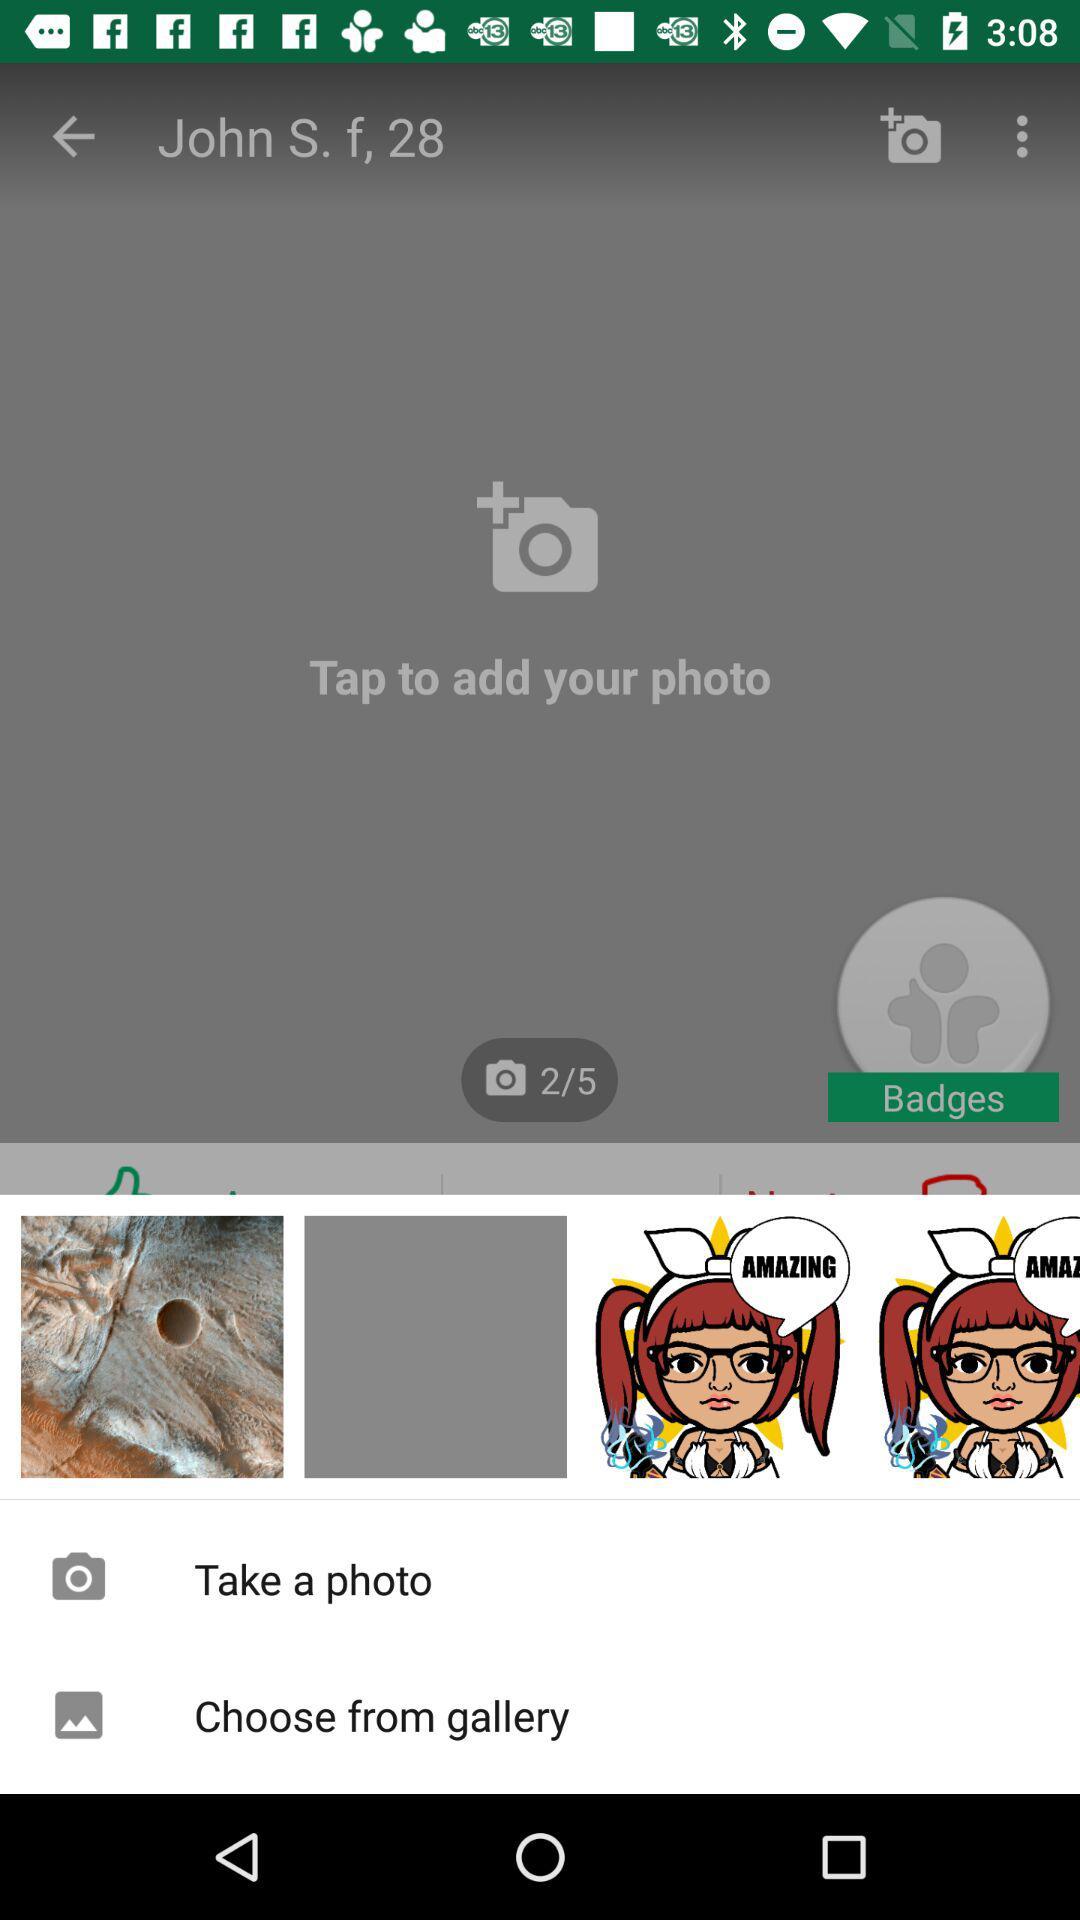 This screenshot has width=1080, height=1920. What do you see at coordinates (434, 1347) in the screenshot?
I see `choose your photo` at bounding box center [434, 1347].